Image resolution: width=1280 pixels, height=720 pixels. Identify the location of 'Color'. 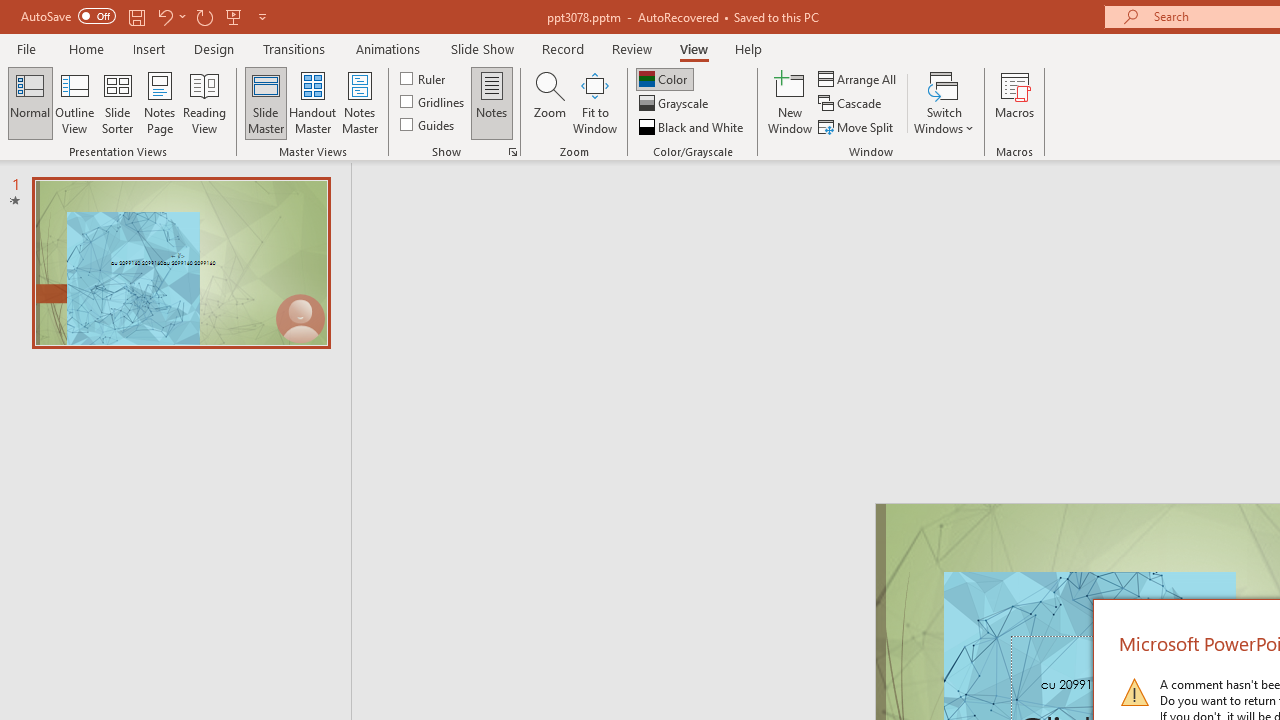
(664, 78).